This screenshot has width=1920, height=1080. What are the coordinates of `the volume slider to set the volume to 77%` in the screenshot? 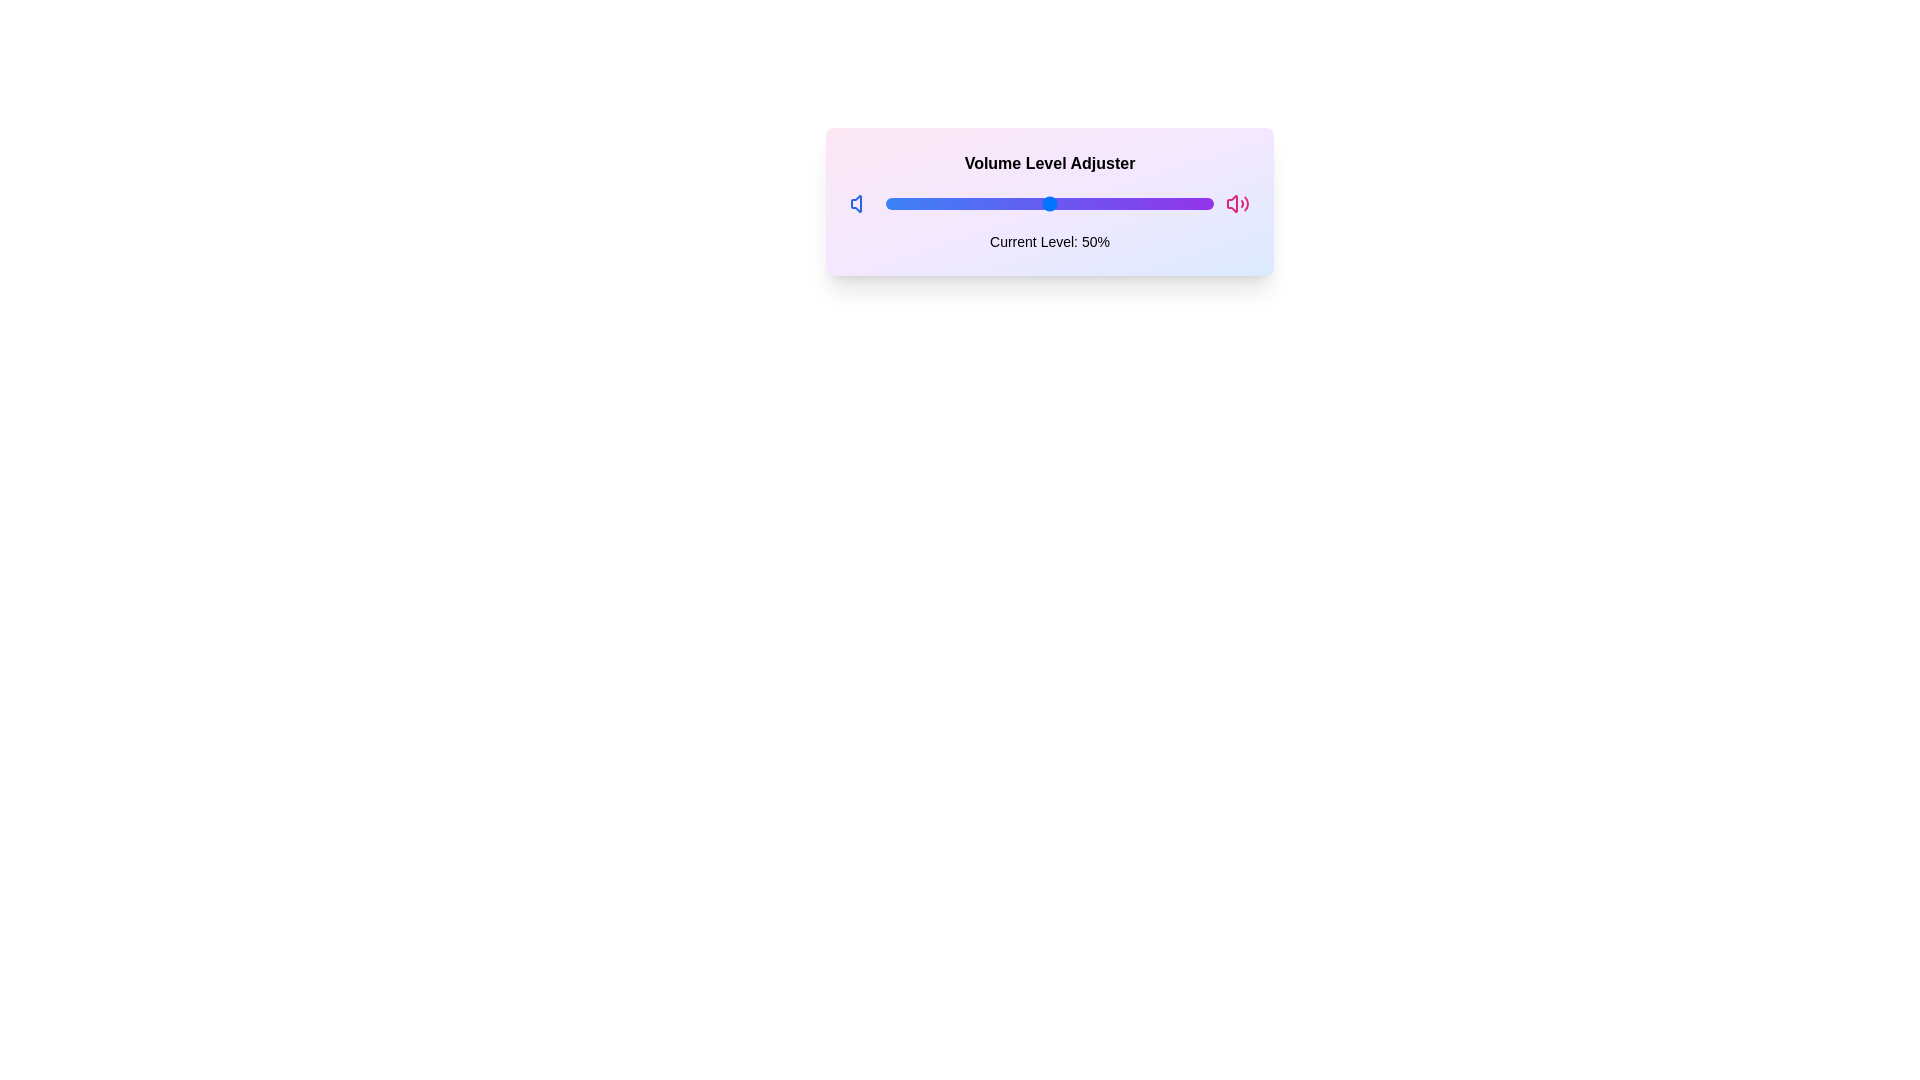 It's located at (1138, 204).